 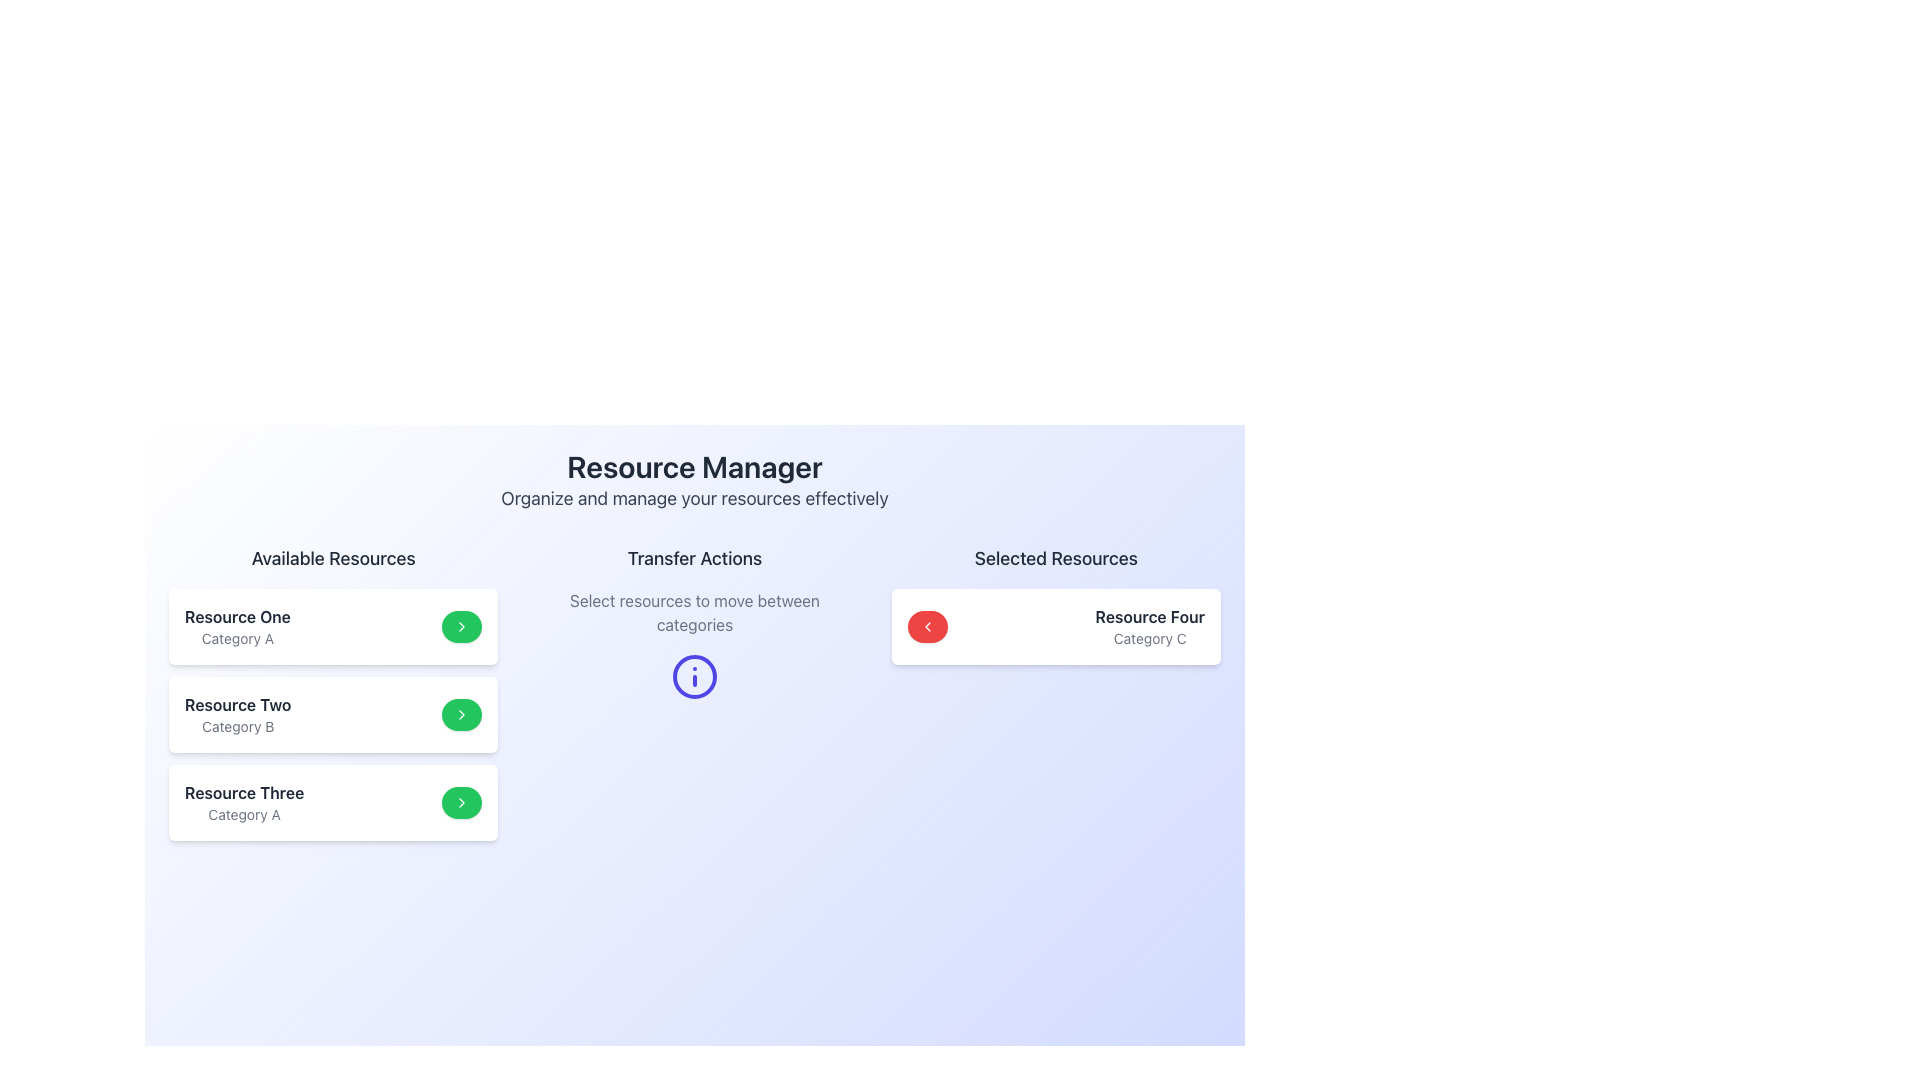 I want to click on the non-interactive text label that provides categorical information about 'Resource One', located in the 'Available Resources' section, positioned below the title text, so click(x=237, y=639).